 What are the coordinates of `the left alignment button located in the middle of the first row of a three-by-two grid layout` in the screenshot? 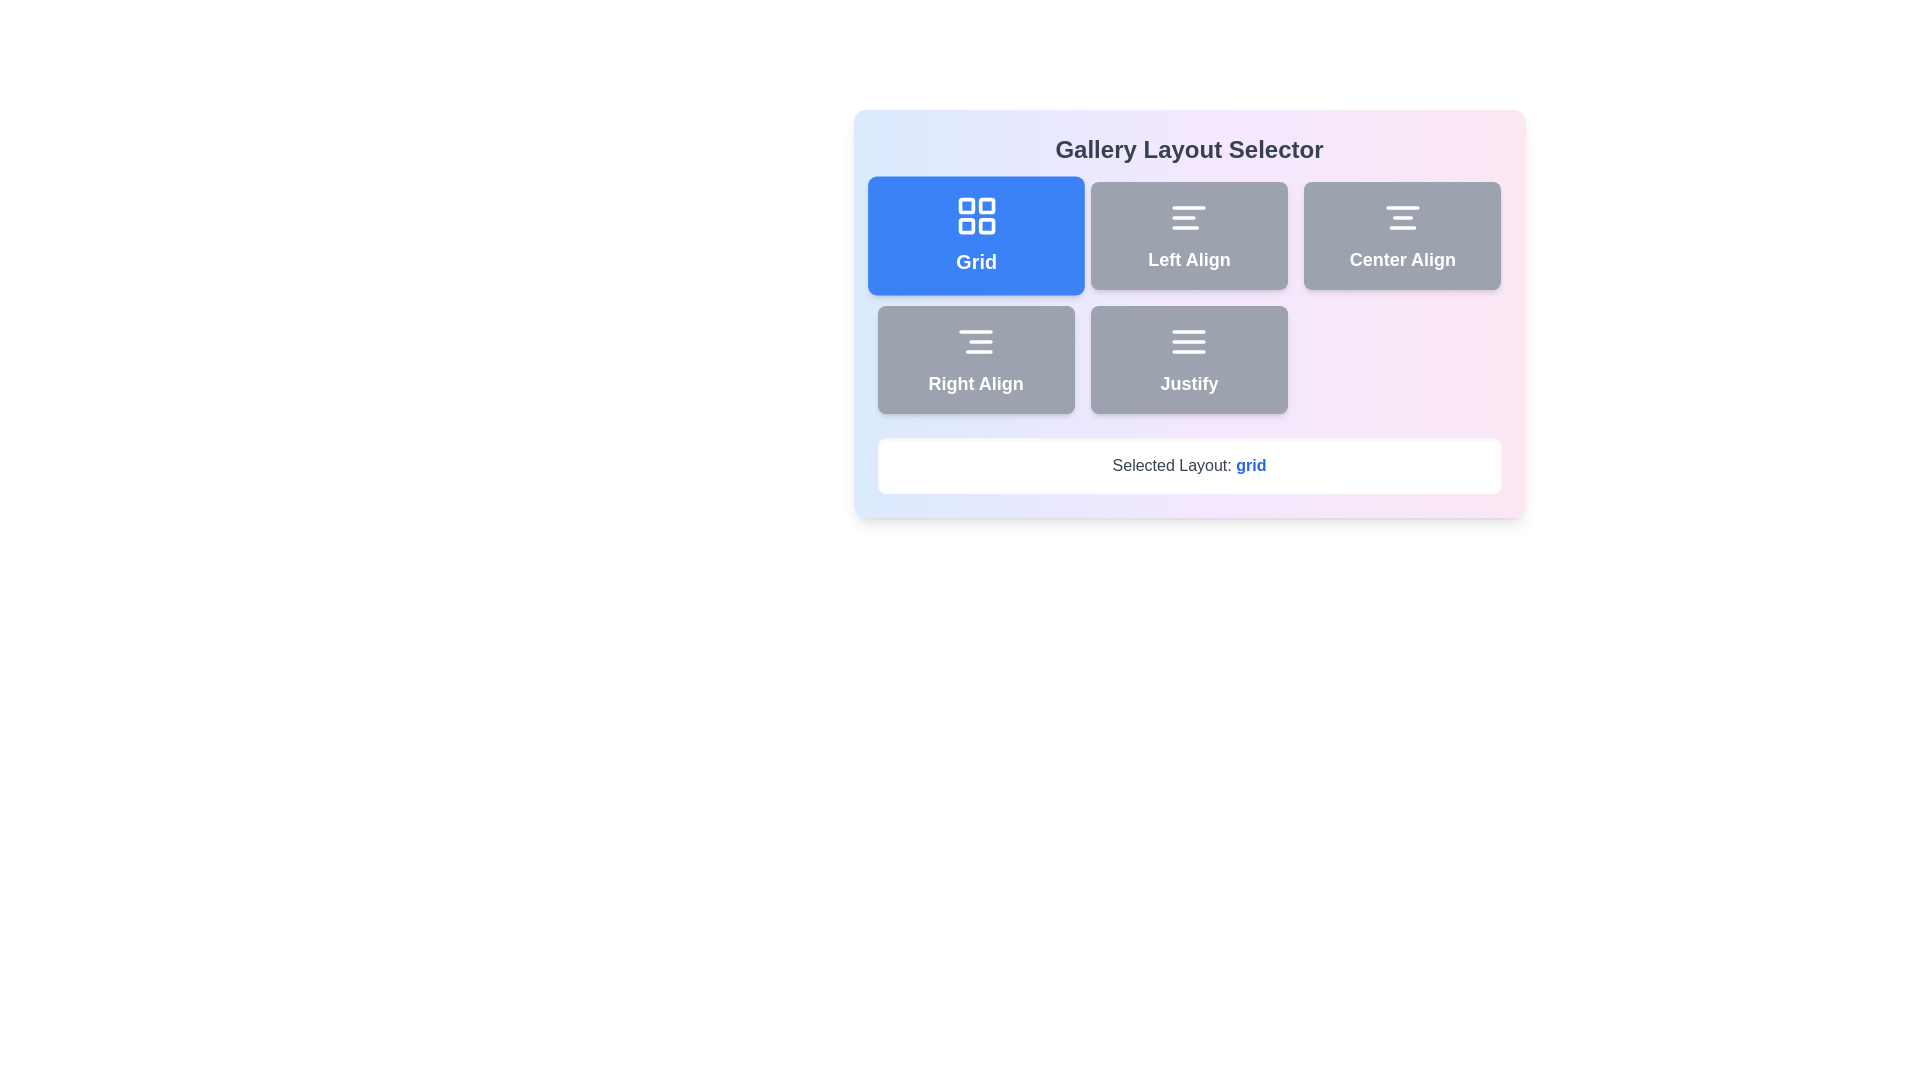 It's located at (1189, 234).